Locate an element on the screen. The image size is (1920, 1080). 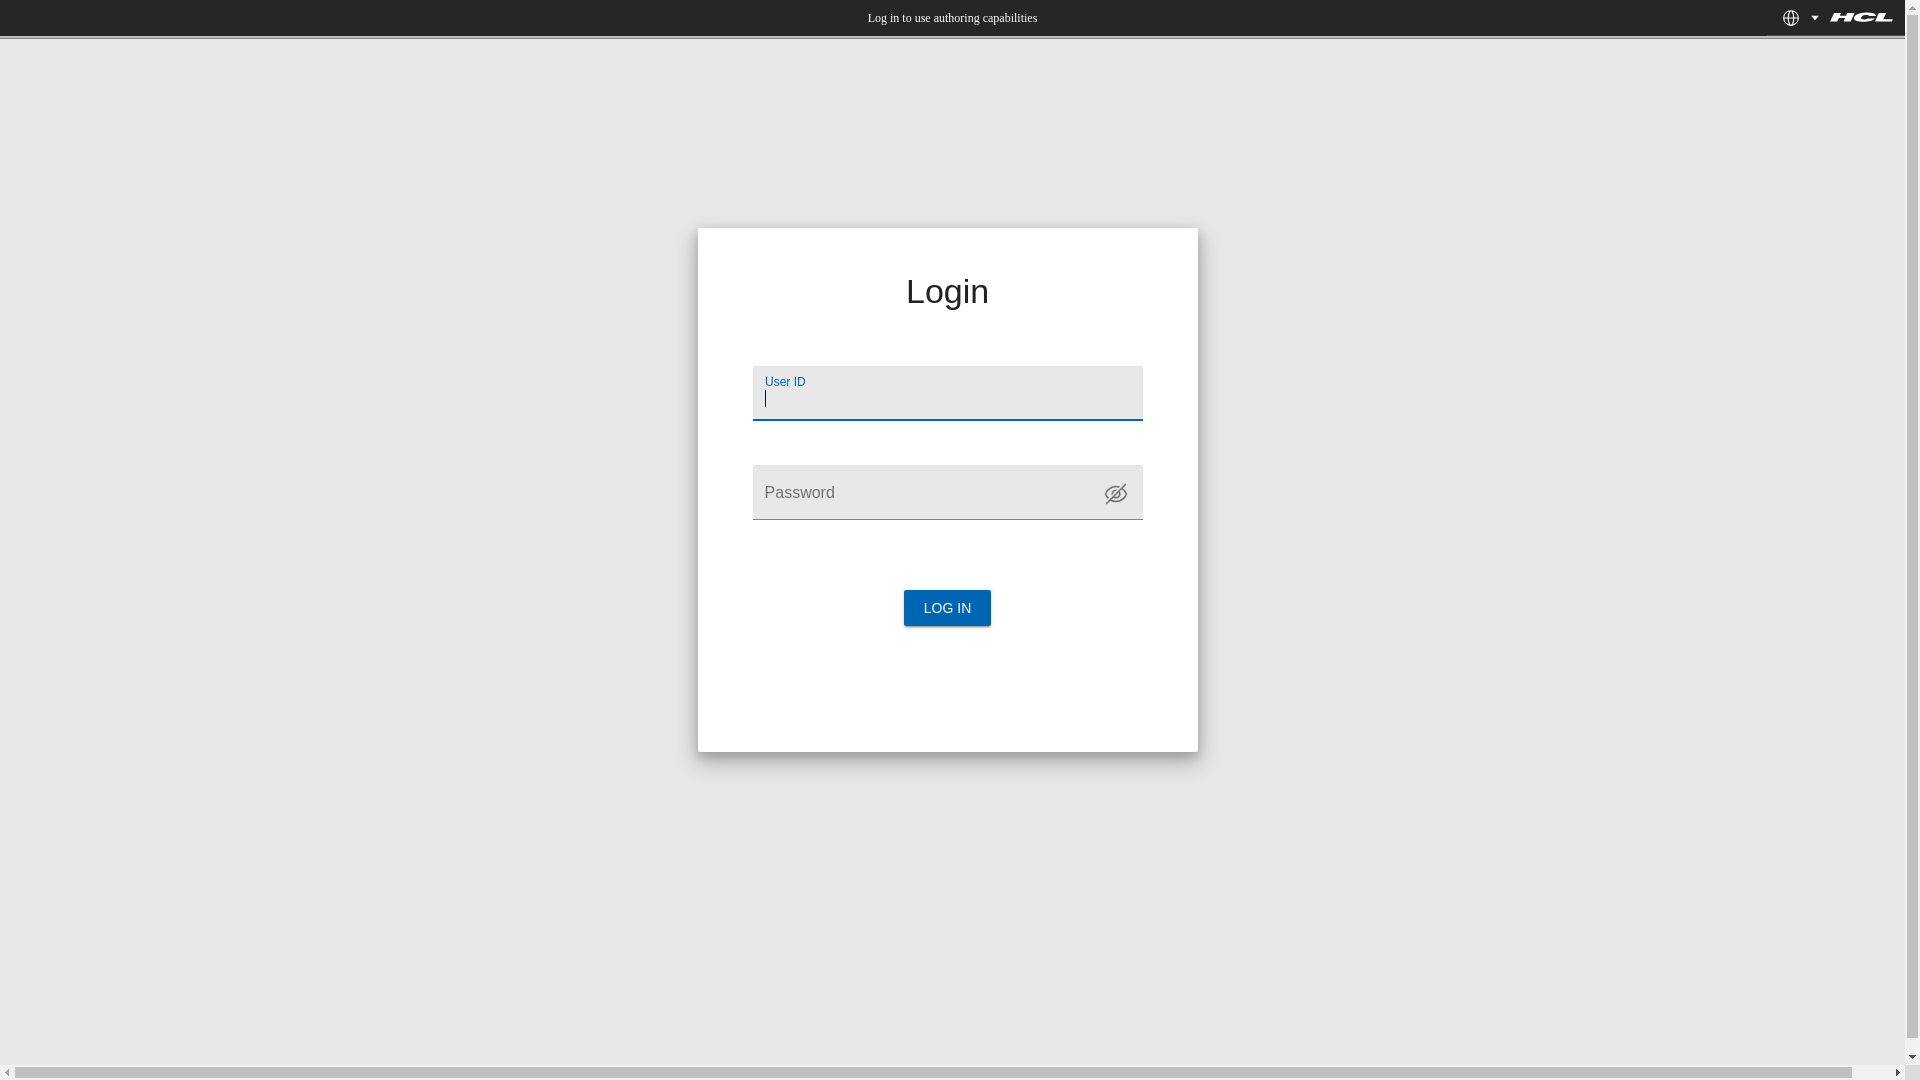
'LOG IN' is located at coordinates (902, 607).